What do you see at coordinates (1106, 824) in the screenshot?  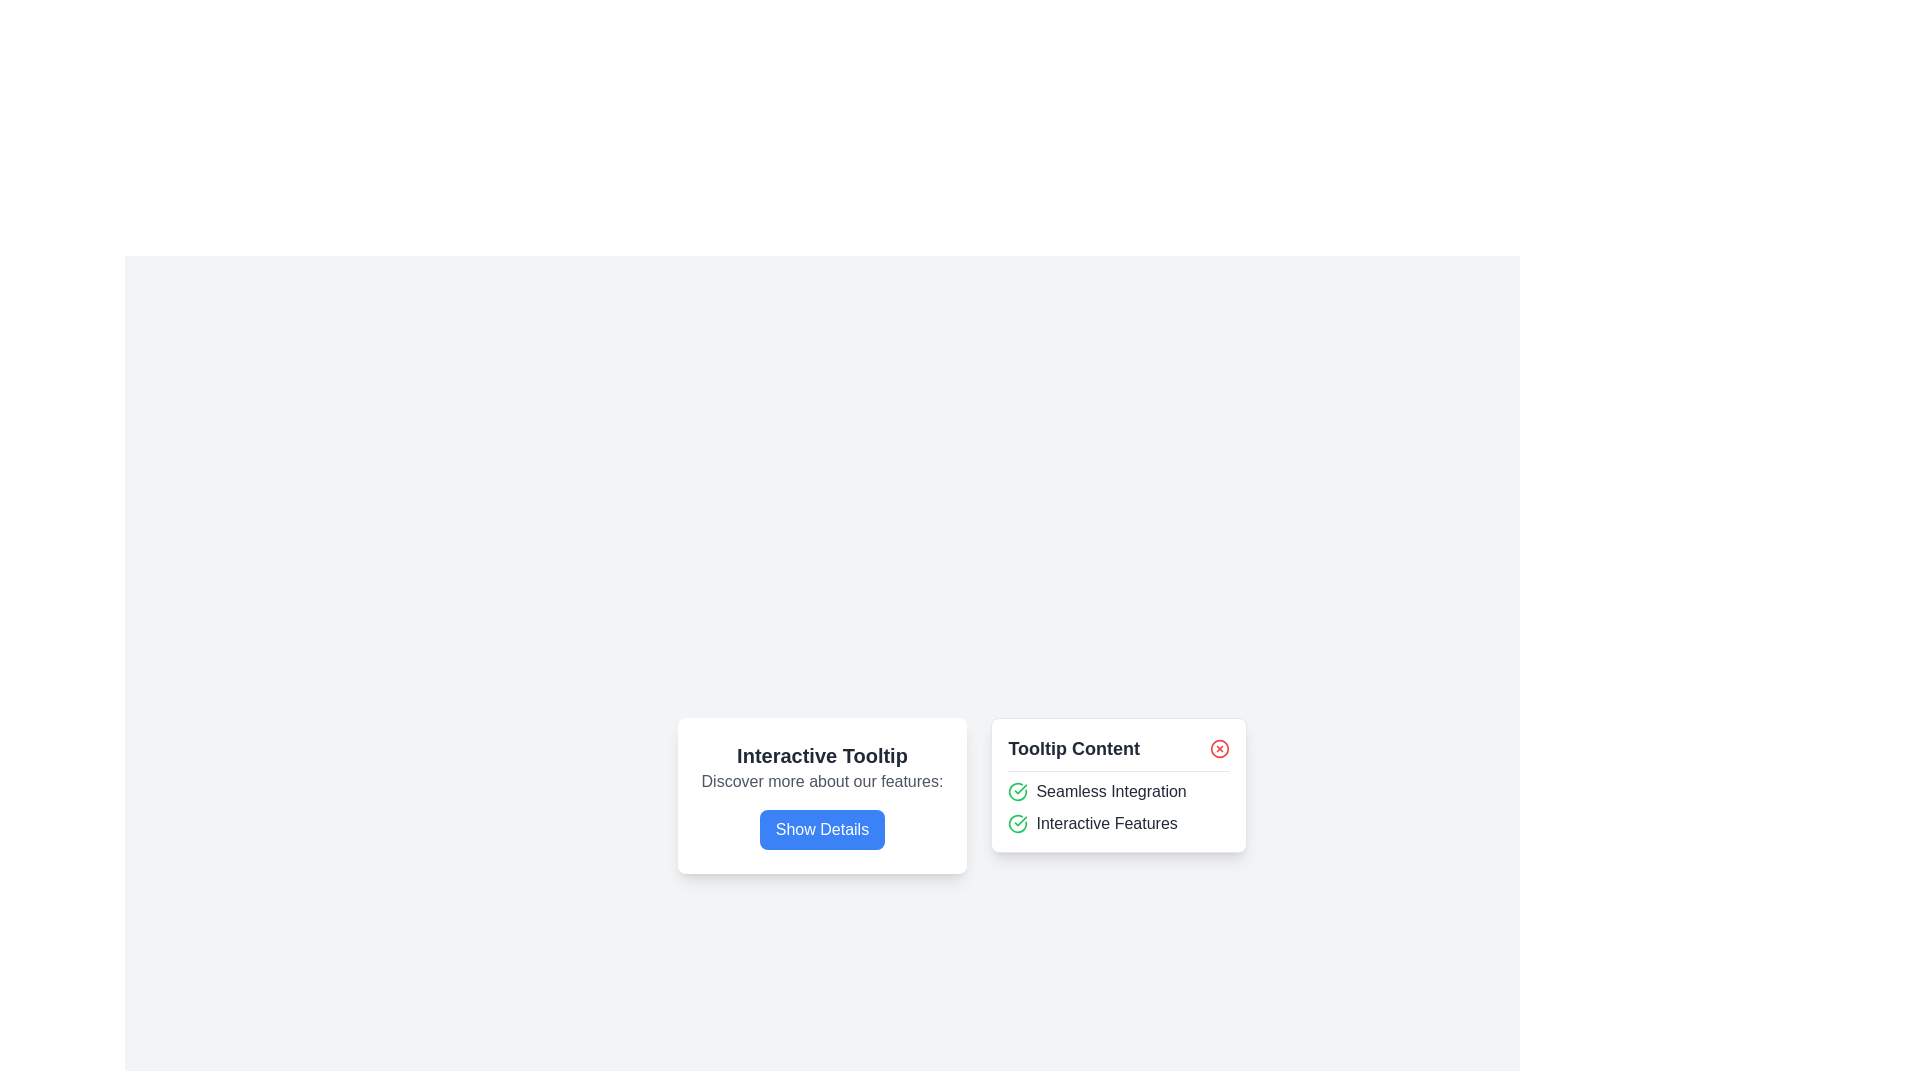 I see `the text label that provides clarity and information, located beneath the 'Seamless Integration' label and to the right of a green check mark icon` at bounding box center [1106, 824].